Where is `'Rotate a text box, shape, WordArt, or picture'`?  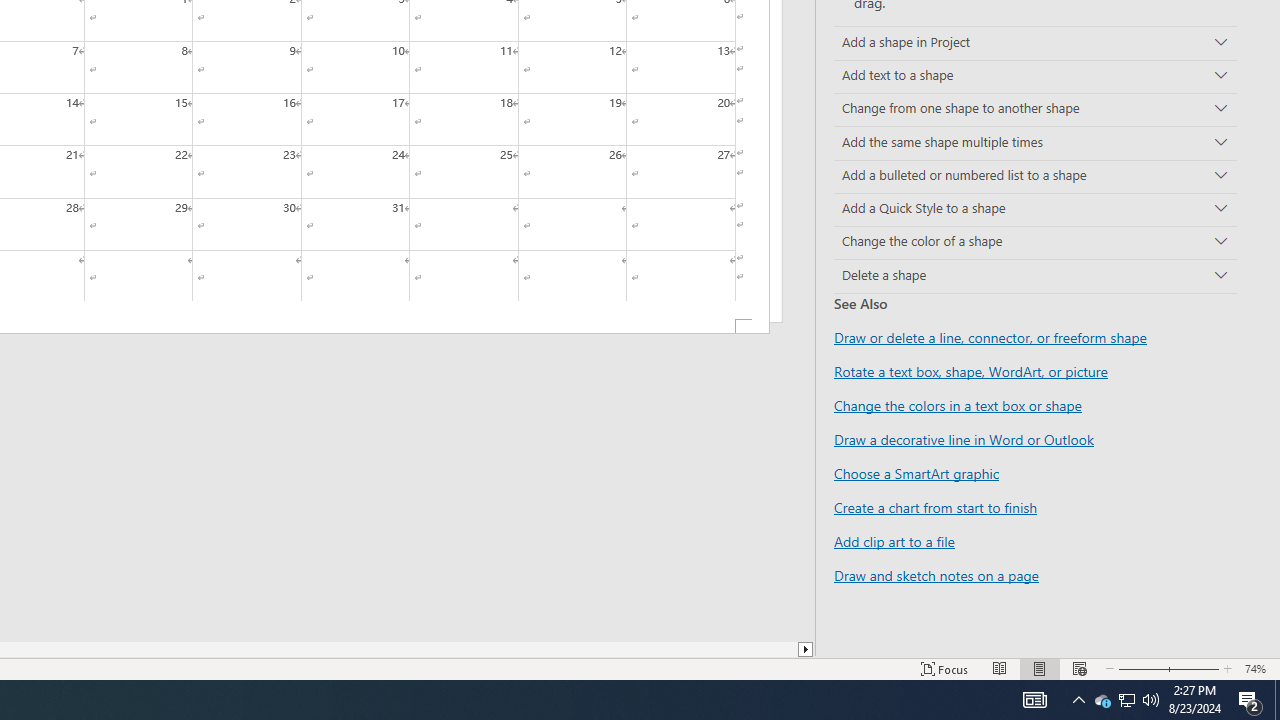
'Rotate a text box, shape, WordArt, or picture' is located at coordinates (971, 371).